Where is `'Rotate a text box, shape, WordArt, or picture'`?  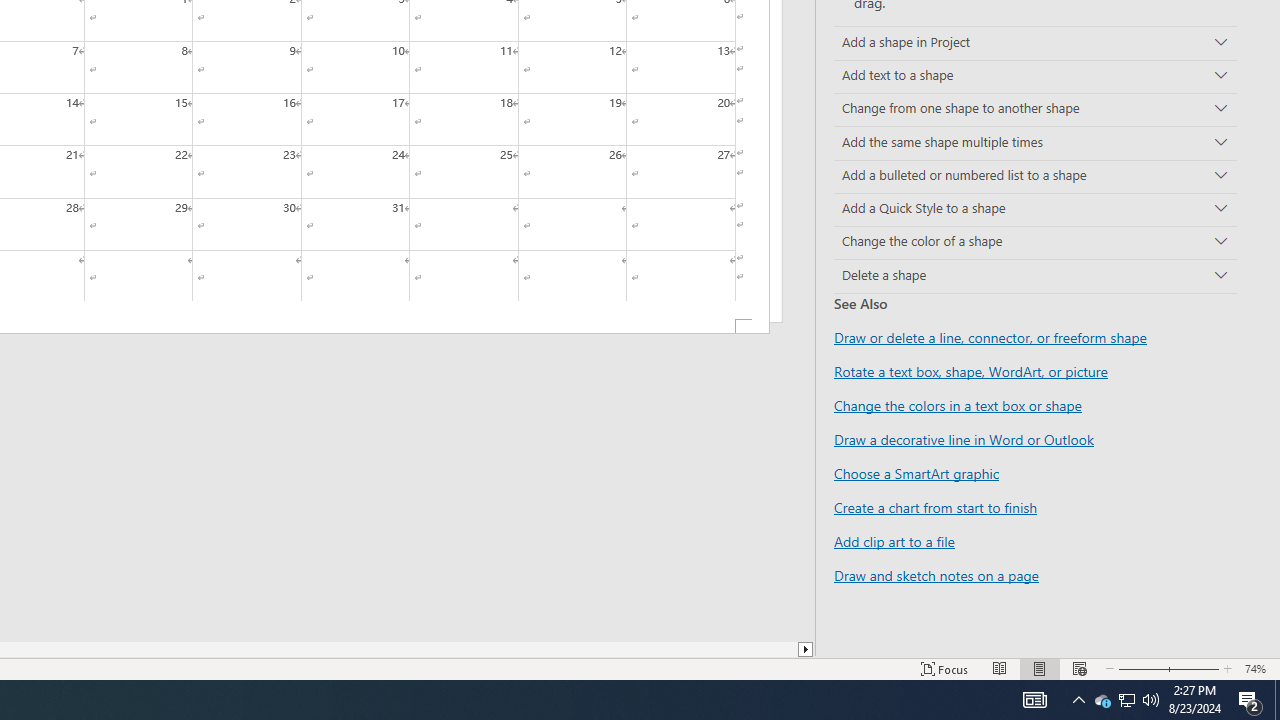
'Rotate a text box, shape, WordArt, or picture' is located at coordinates (971, 371).